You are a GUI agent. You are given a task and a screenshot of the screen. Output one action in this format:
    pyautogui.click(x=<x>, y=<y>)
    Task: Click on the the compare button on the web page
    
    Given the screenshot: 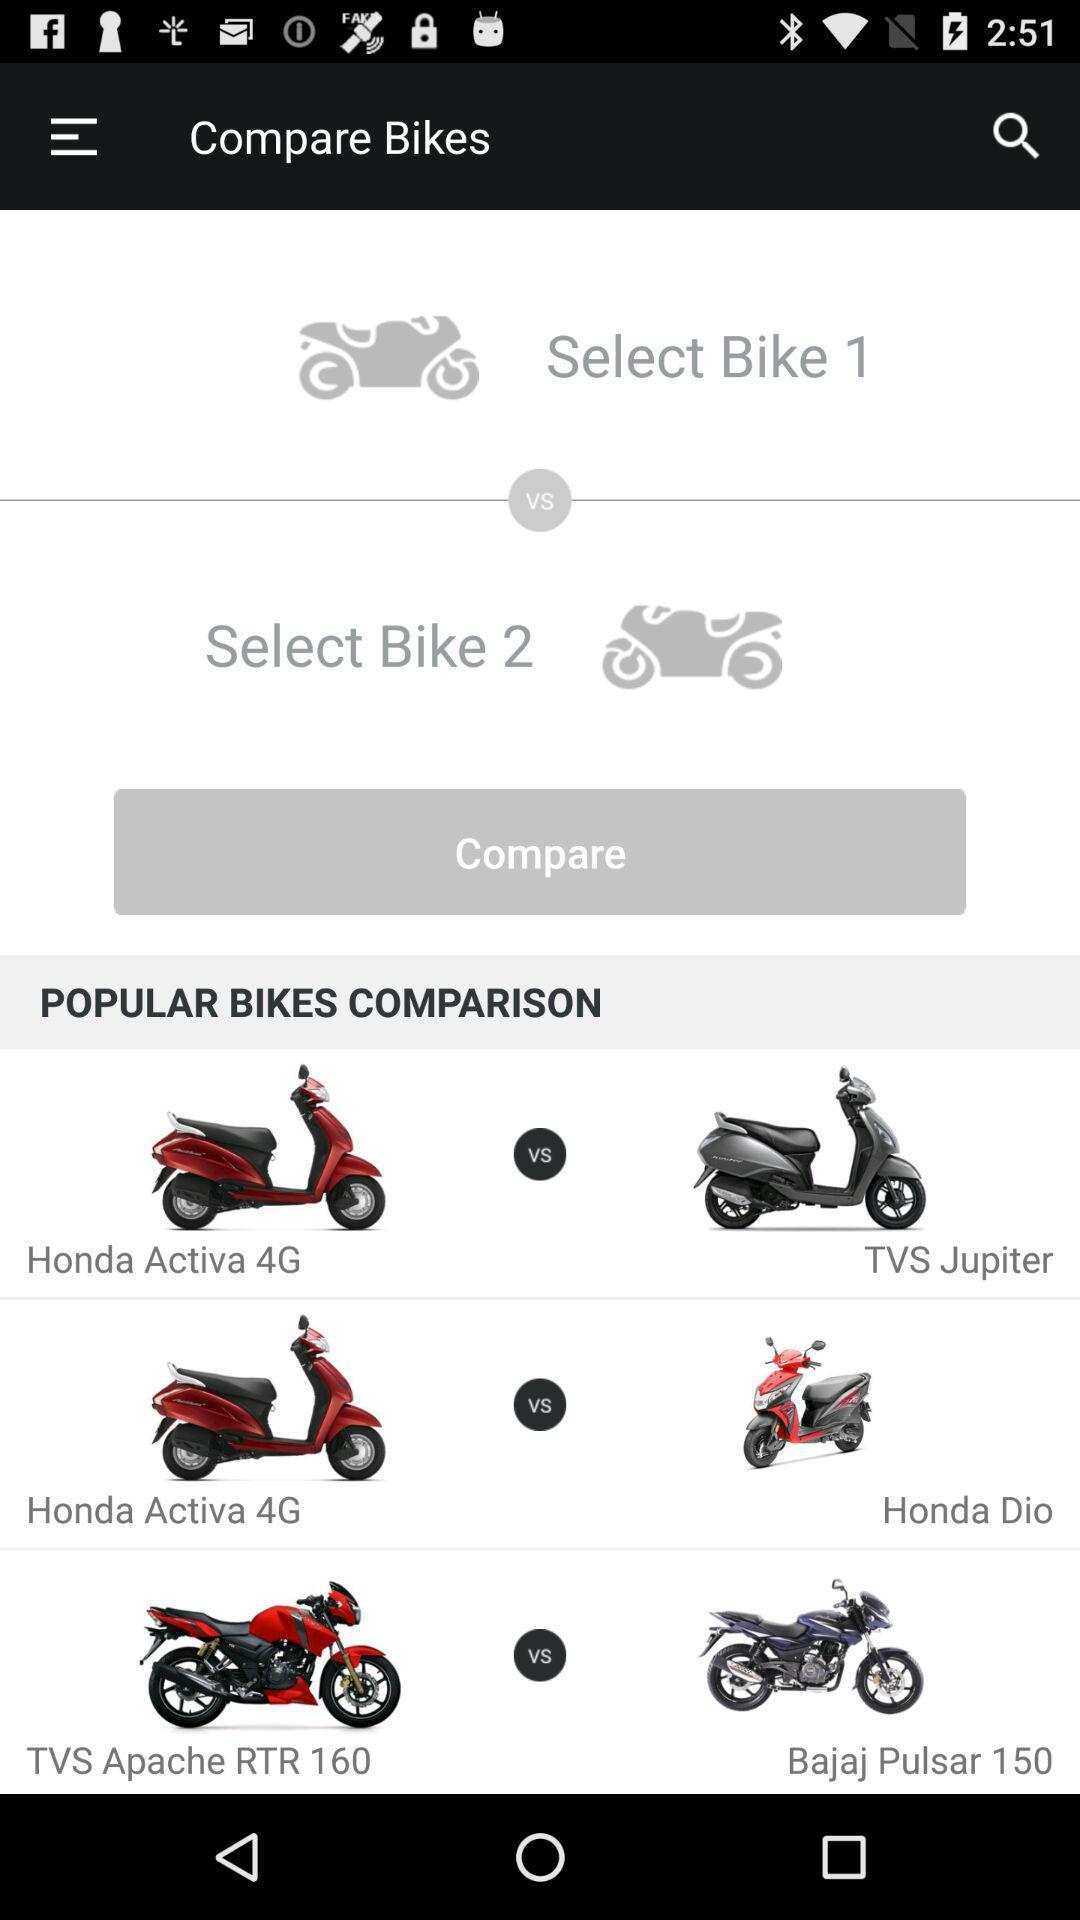 What is the action you would take?
    pyautogui.click(x=540, y=851)
    